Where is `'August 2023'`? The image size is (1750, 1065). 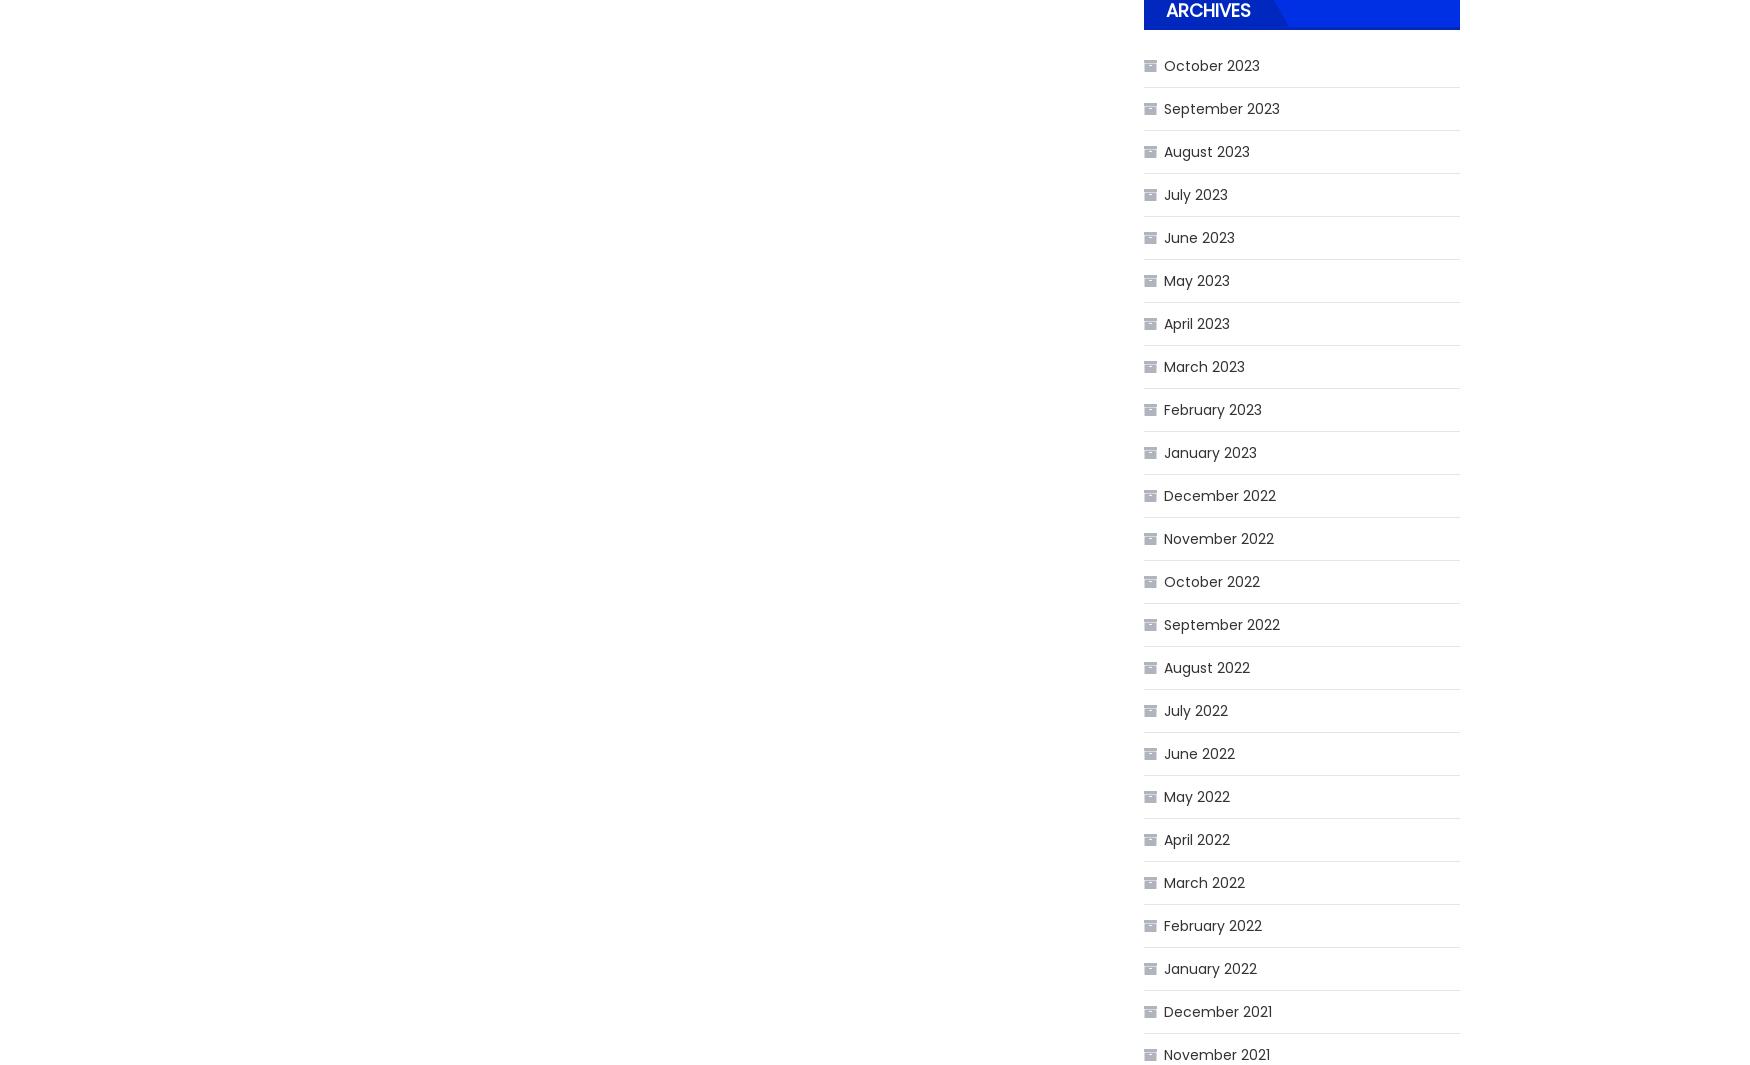
'August 2023' is located at coordinates (1206, 150).